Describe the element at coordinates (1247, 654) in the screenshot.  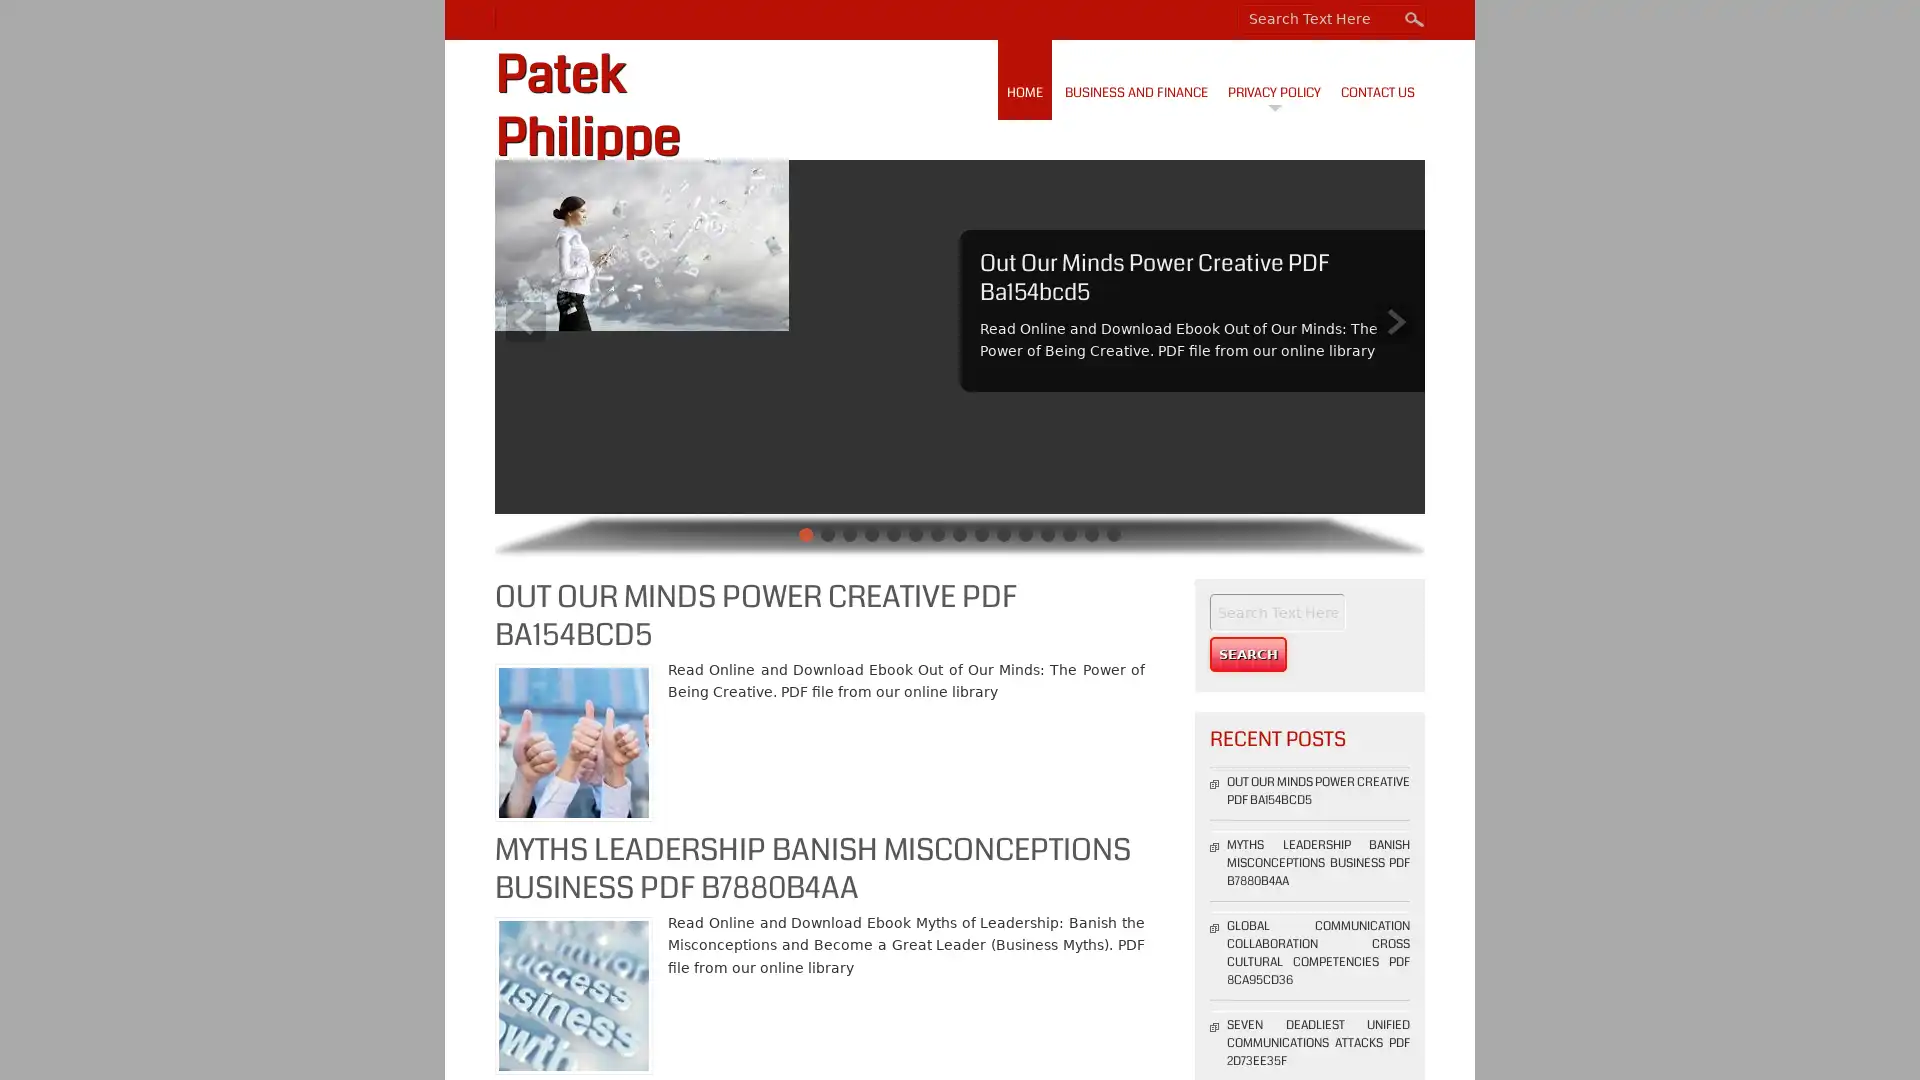
I see `Search` at that location.